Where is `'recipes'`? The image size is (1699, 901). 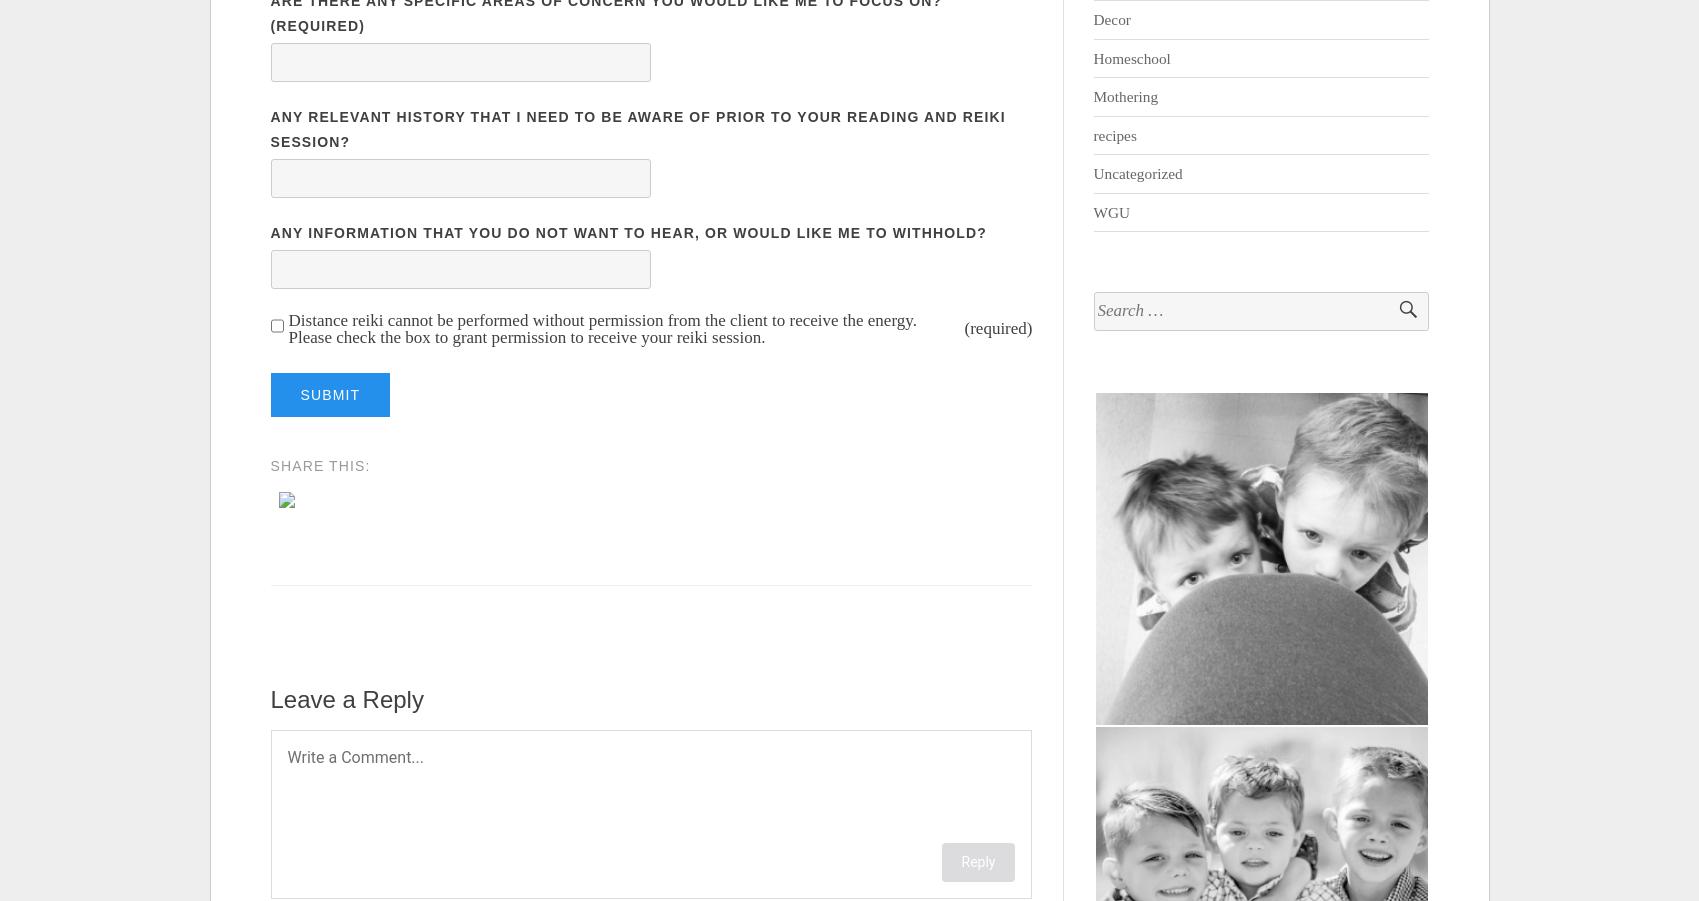 'recipes' is located at coordinates (1113, 134).